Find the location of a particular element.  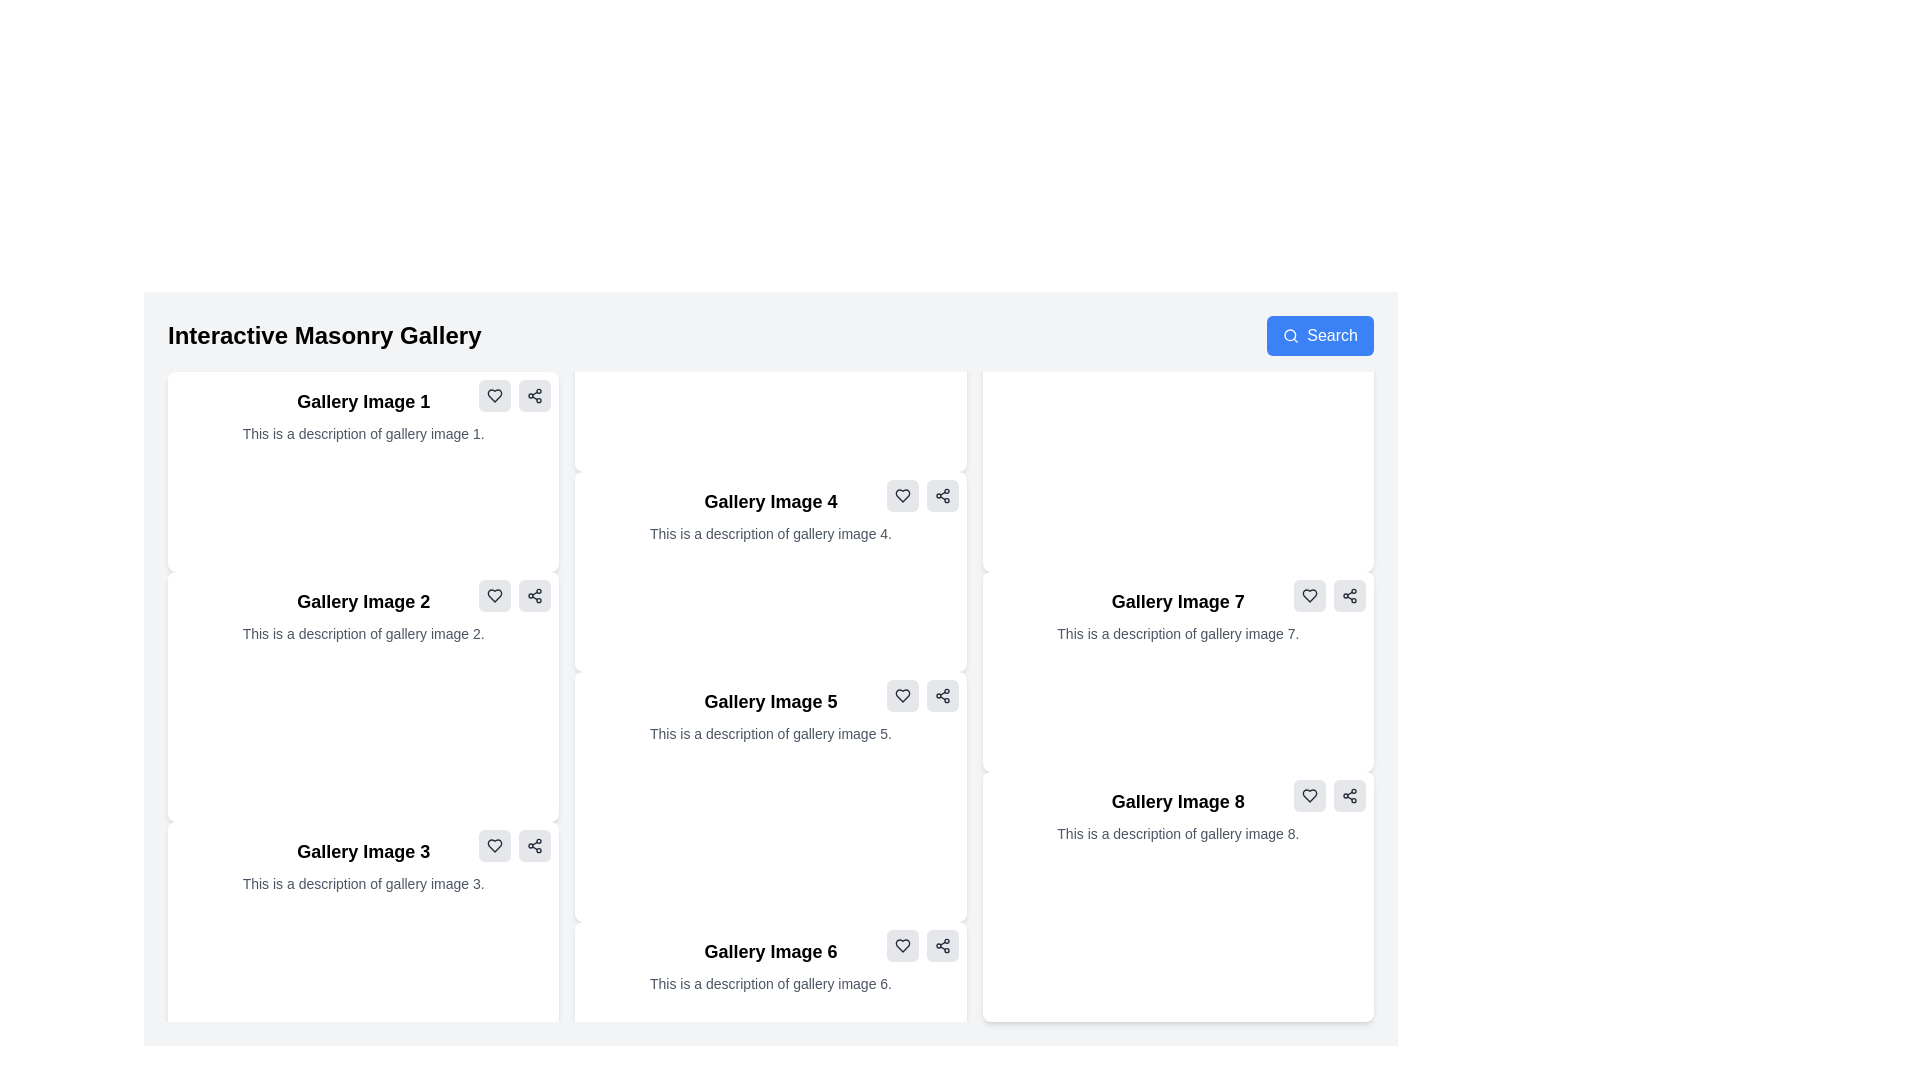

the 'share' icon located at the bottom-right corner of the 'Gallery Image 5' card, which is positioned next to a heart icon on its left is located at coordinates (941, 694).